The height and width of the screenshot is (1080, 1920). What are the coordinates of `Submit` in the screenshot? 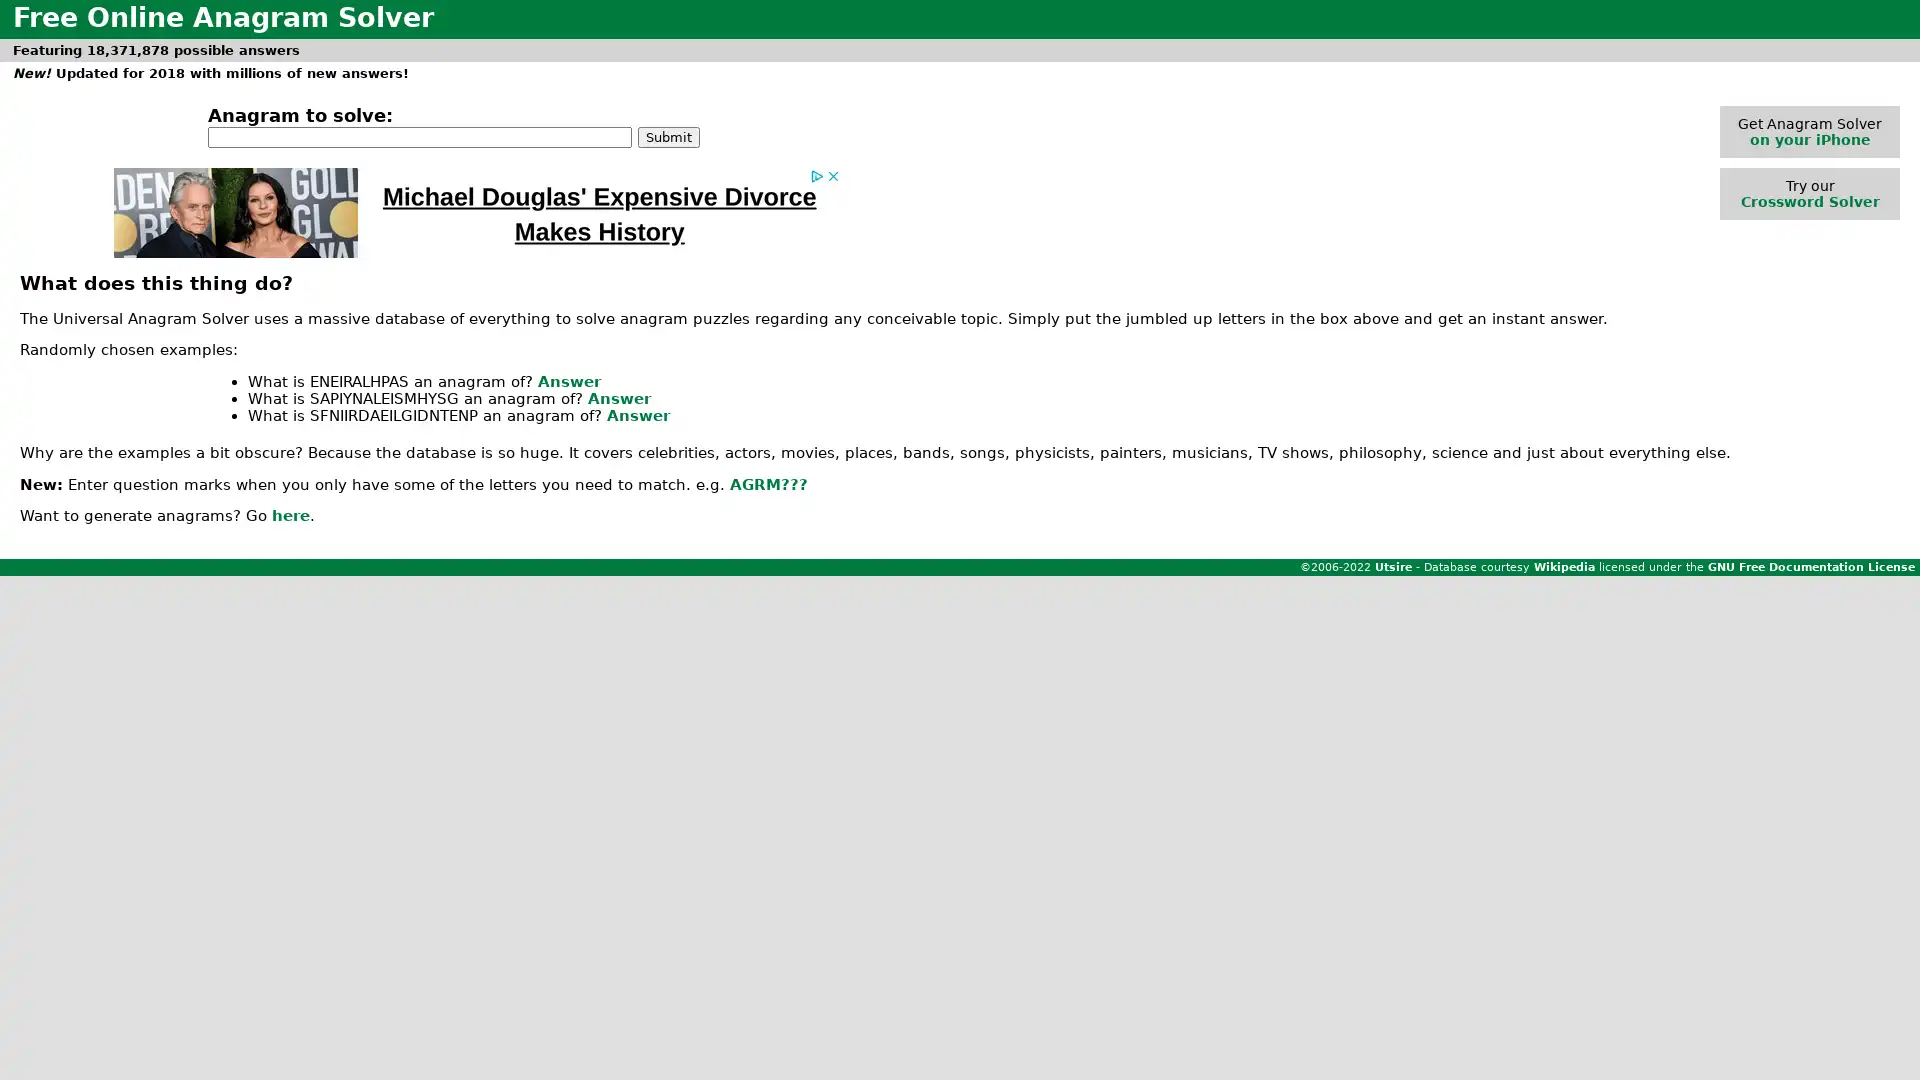 It's located at (668, 135).